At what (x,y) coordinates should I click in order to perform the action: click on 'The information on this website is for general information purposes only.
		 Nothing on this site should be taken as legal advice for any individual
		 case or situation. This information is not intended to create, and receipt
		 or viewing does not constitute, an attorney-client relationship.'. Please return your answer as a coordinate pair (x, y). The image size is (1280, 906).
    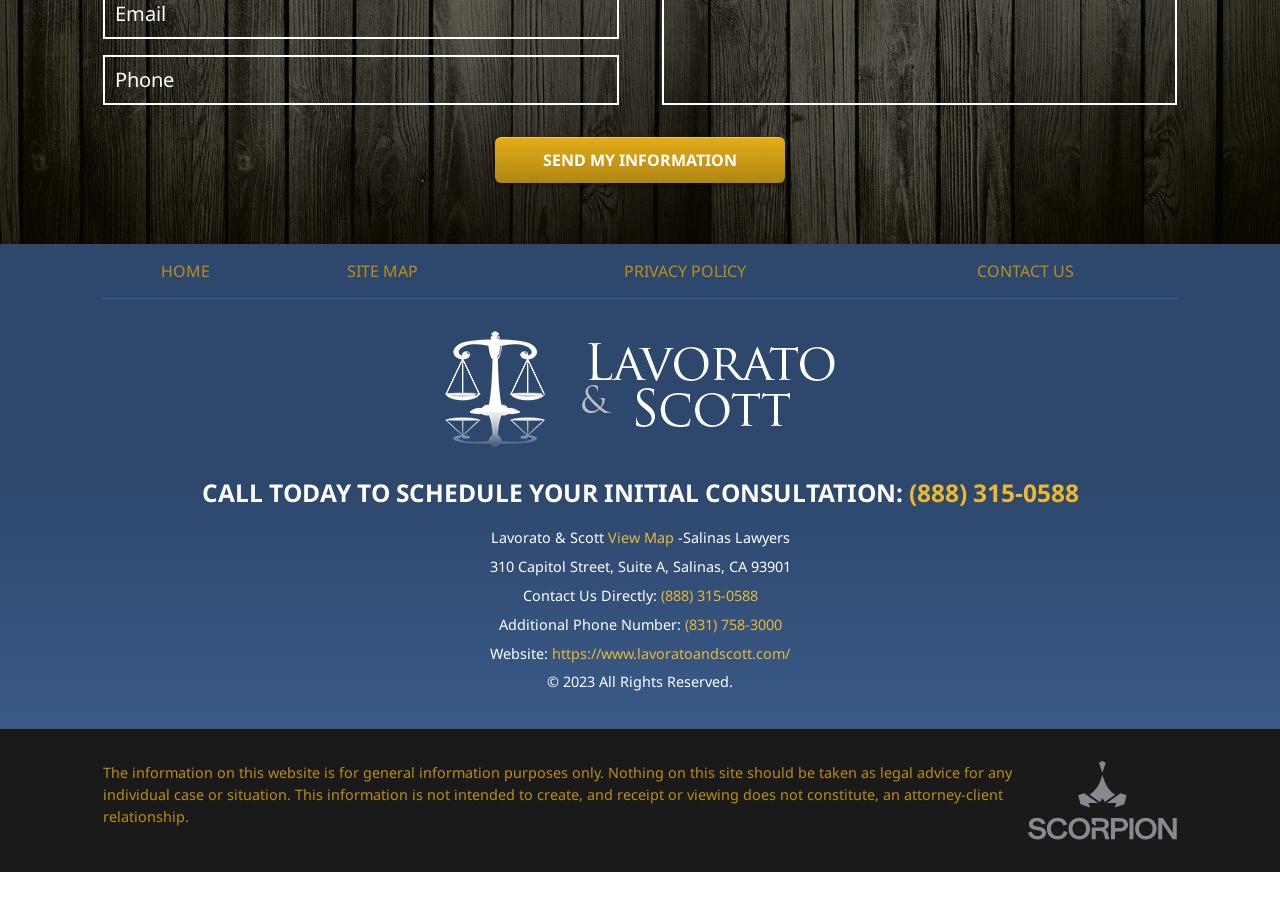
    Looking at the image, I should click on (556, 794).